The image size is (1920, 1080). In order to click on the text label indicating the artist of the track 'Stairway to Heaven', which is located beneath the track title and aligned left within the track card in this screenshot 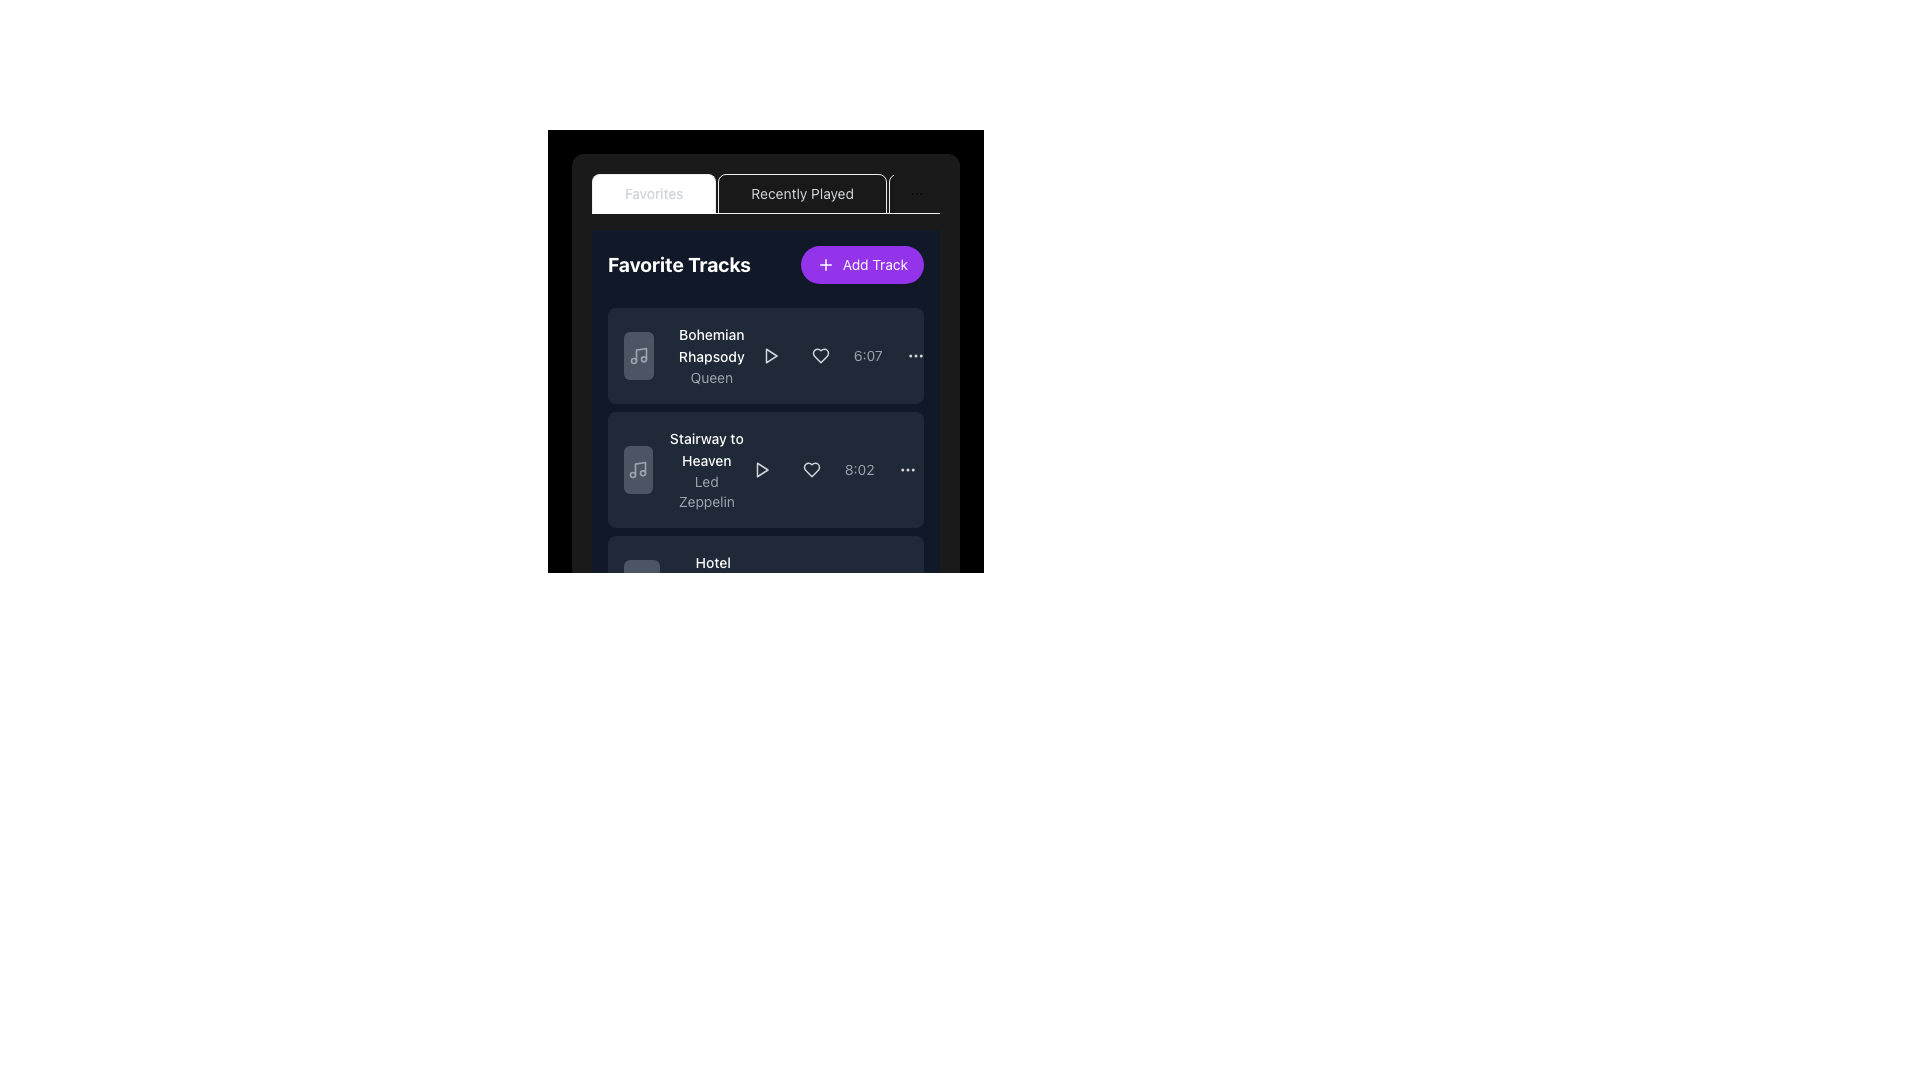, I will do `click(706, 492)`.